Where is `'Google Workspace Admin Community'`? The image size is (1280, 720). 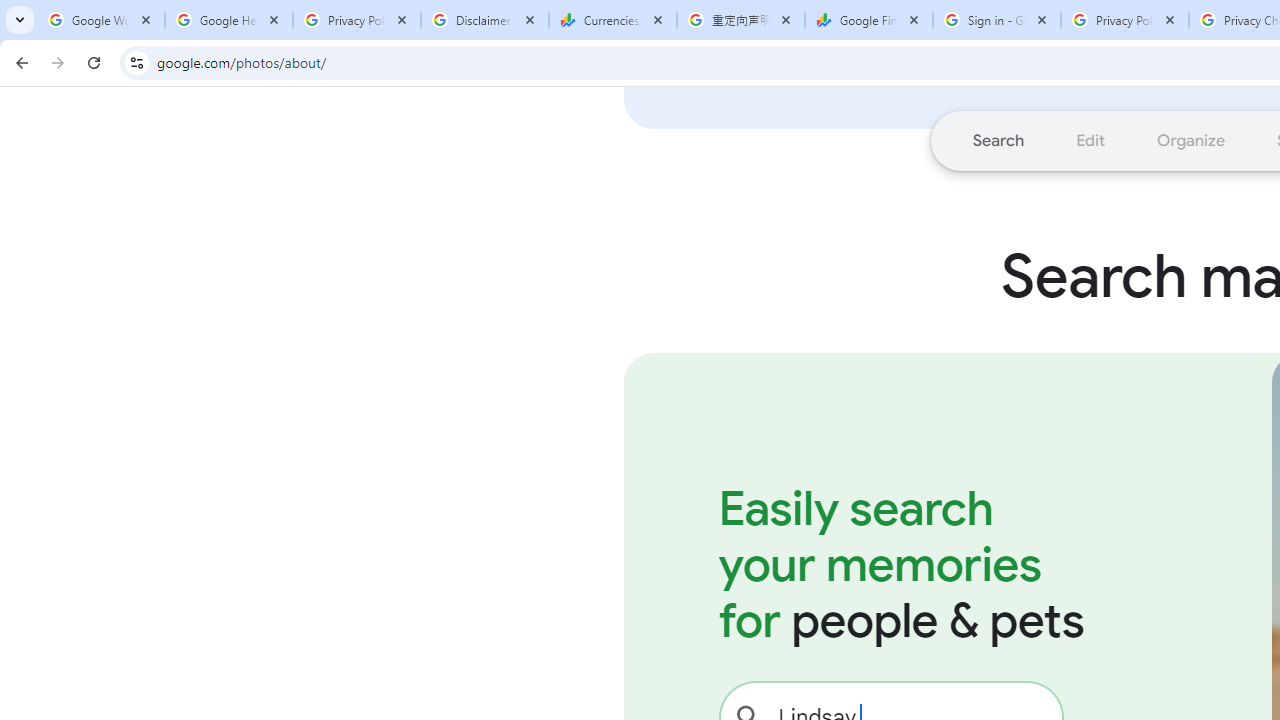
'Google Workspace Admin Community' is located at coordinates (100, 20).